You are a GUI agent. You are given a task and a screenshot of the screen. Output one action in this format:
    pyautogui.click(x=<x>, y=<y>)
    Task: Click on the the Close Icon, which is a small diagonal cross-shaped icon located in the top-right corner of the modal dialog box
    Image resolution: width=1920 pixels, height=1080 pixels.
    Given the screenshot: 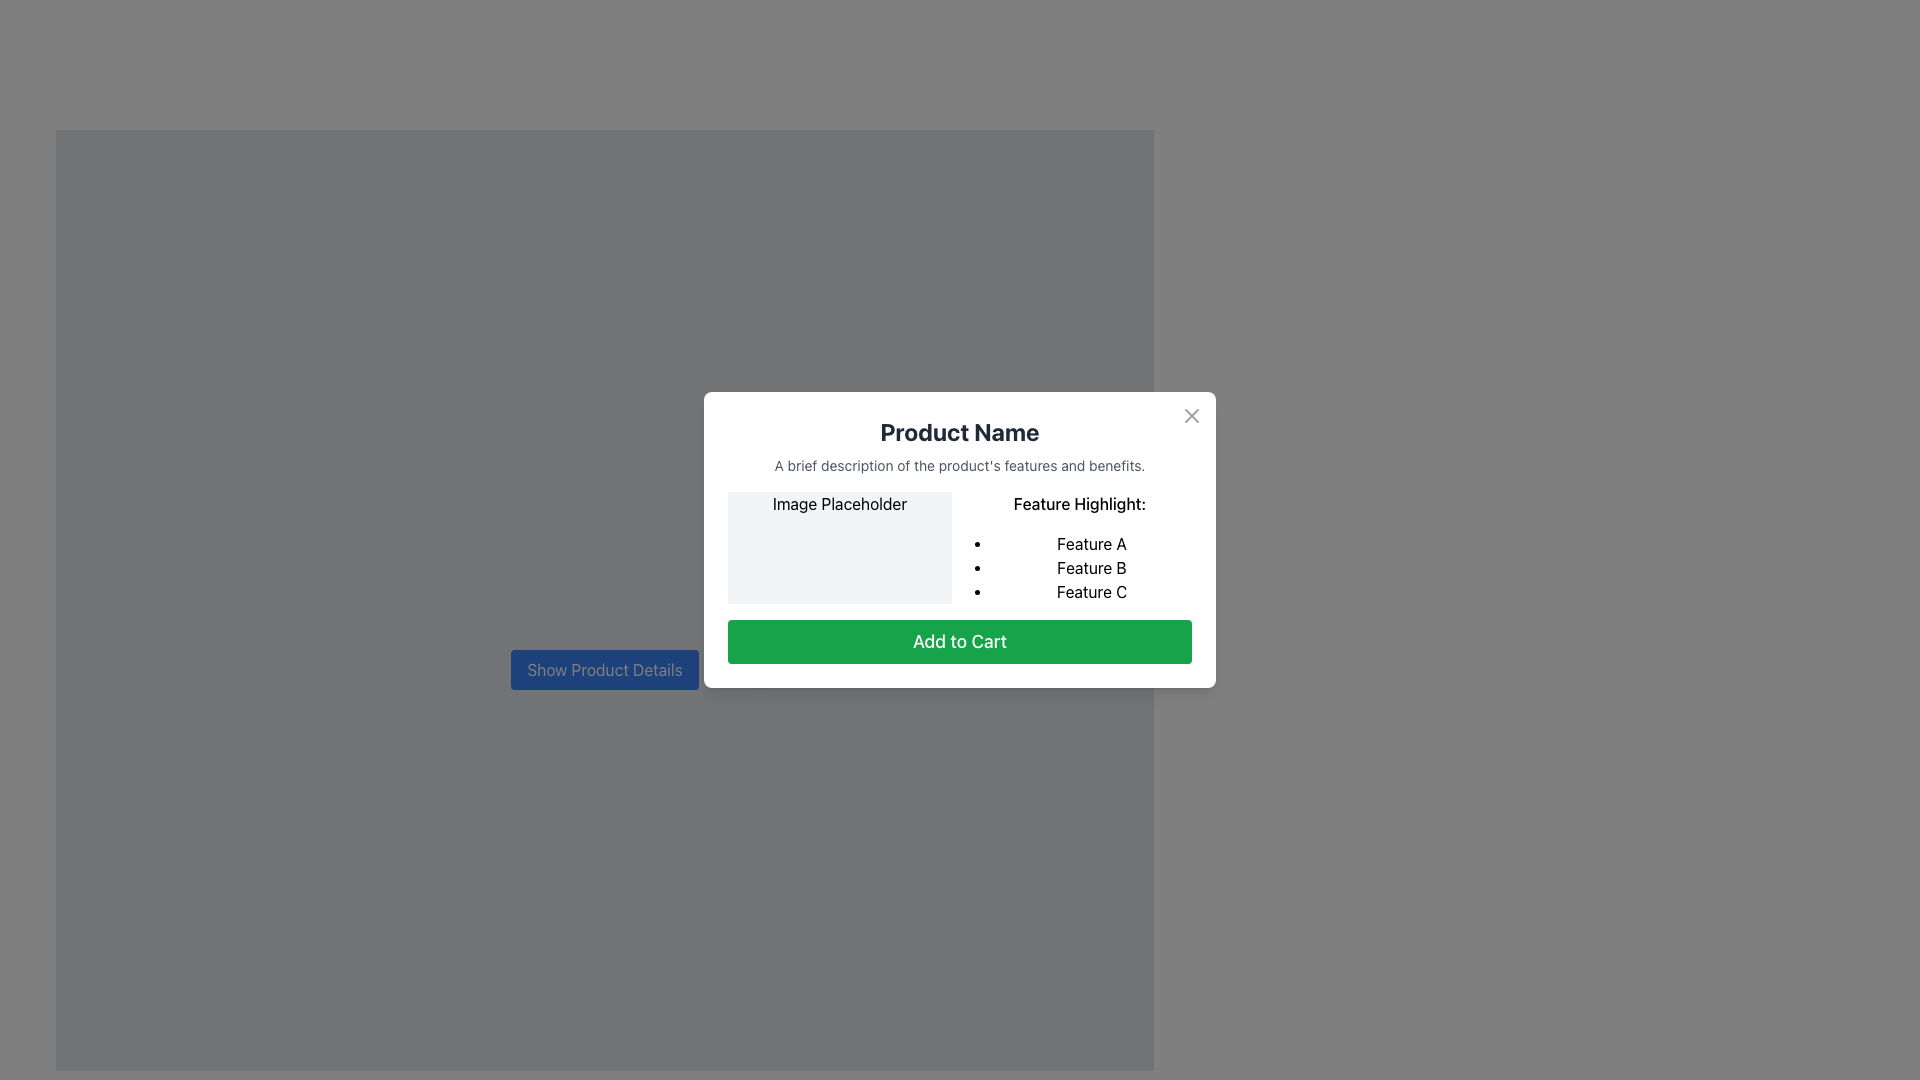 What is the action you would take?
    pyautogui.click(x=1191, y=415)
    